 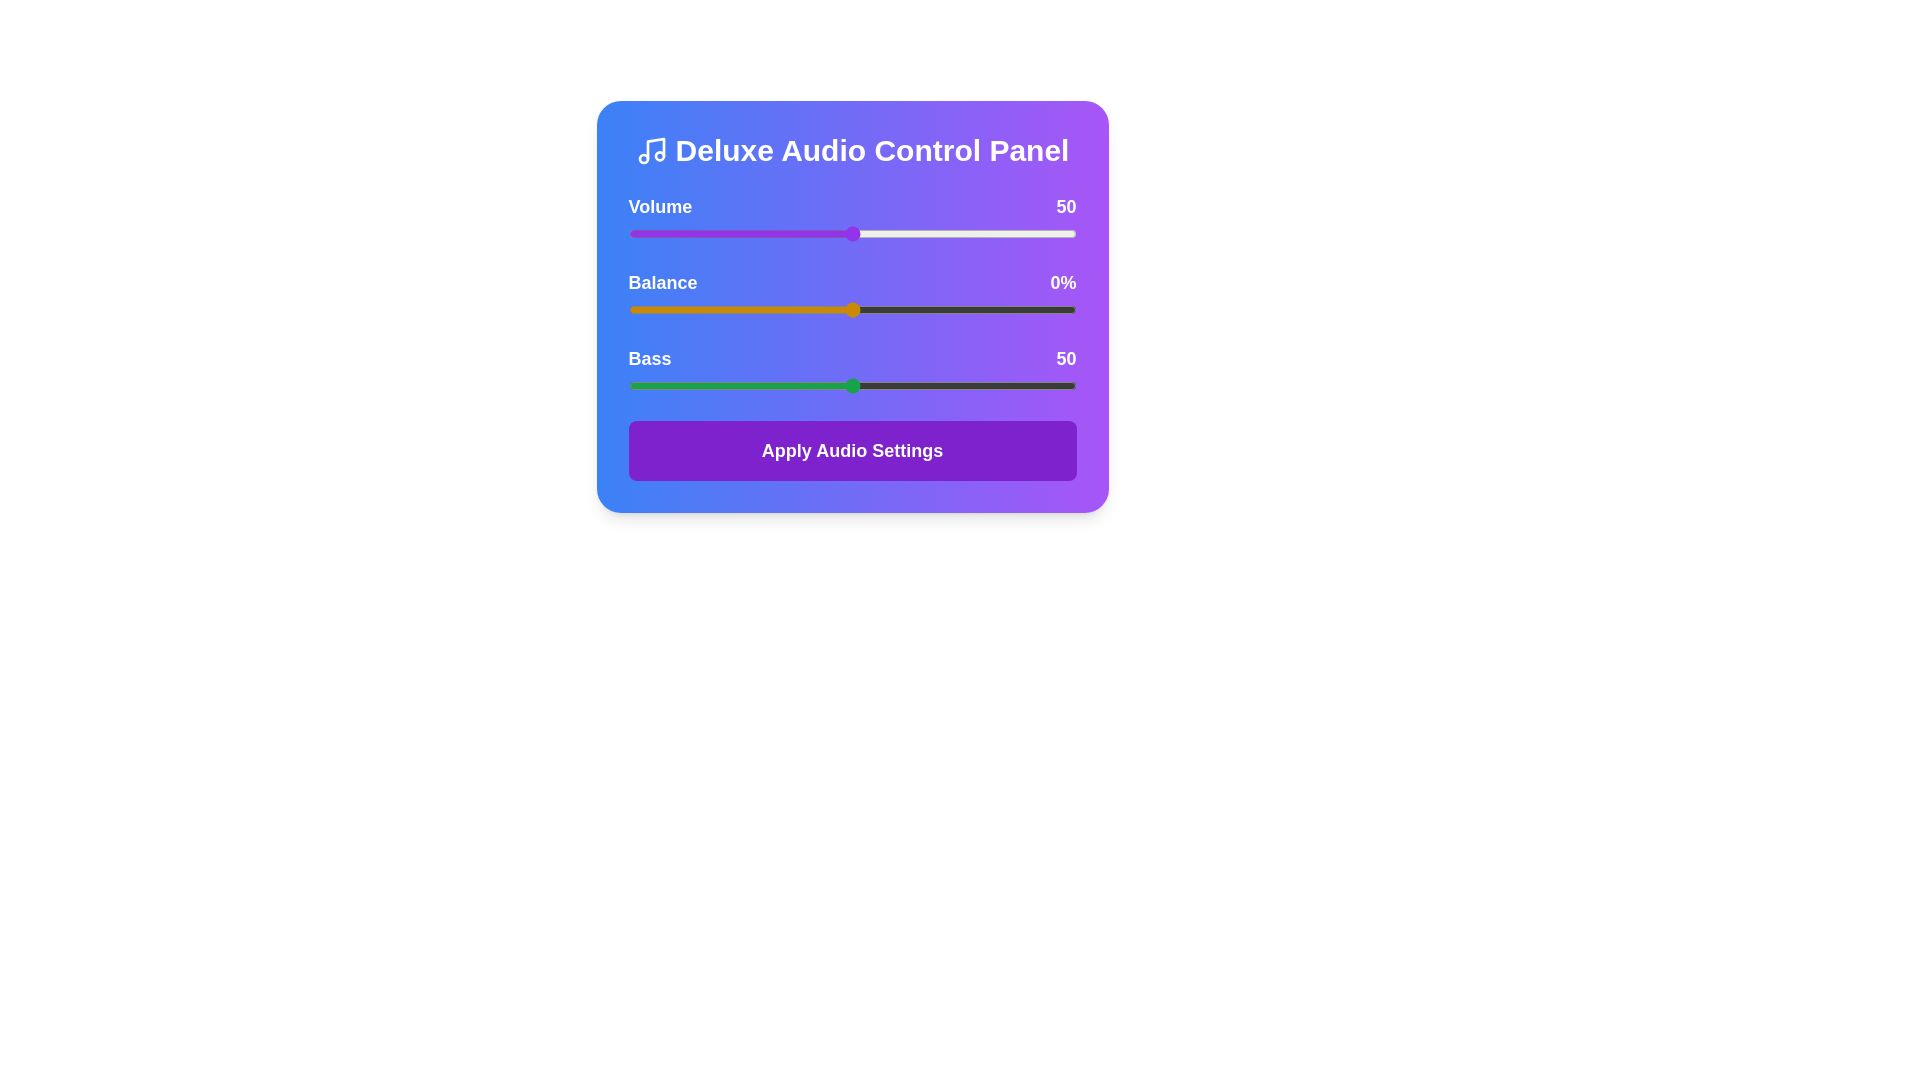 I want to click on the numerical text displaying '50' which is located on the right end of the horizontal slider labeled 'Bass' within the 'Deluxe Audio Control Panel'. This text is the third in a sequence following 'Volume' and 'Balance', so click(x=1065, y=357).